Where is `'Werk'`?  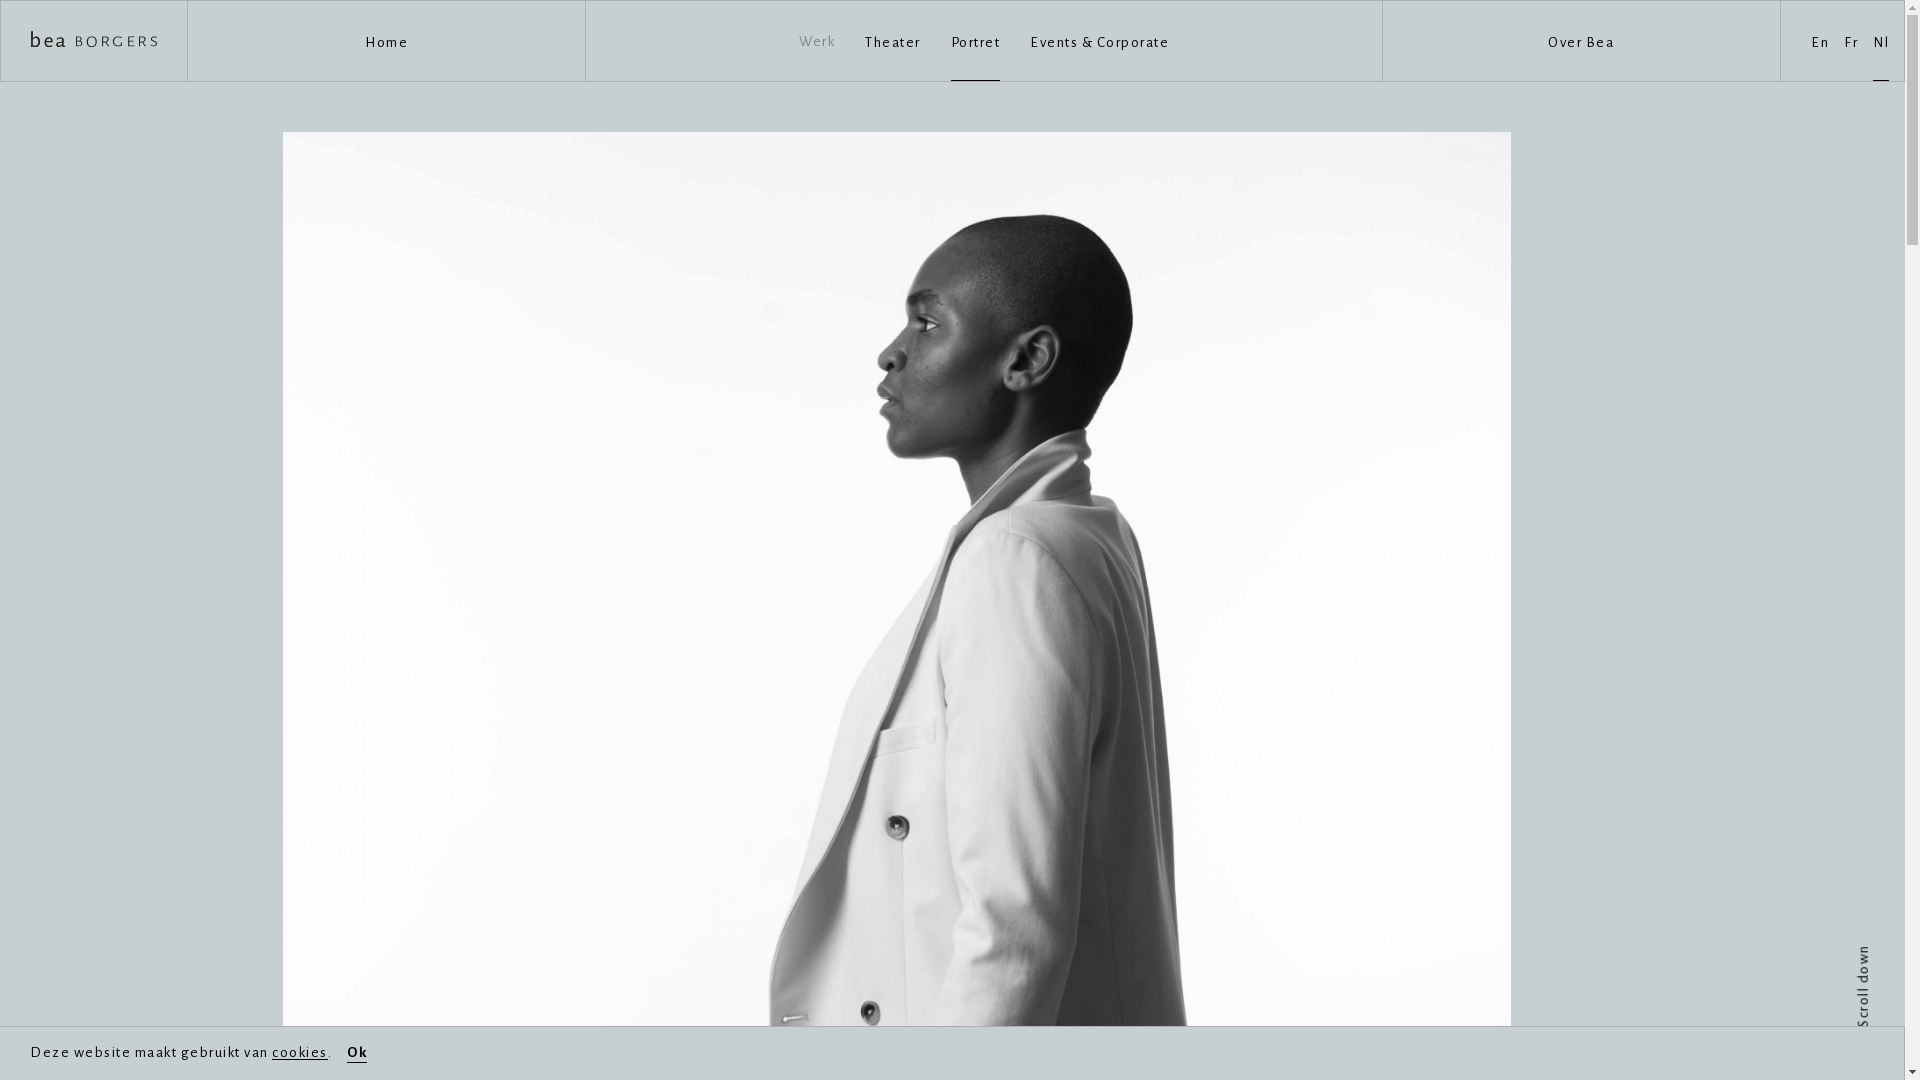
'Werk' is located at coordinates (816, 41).